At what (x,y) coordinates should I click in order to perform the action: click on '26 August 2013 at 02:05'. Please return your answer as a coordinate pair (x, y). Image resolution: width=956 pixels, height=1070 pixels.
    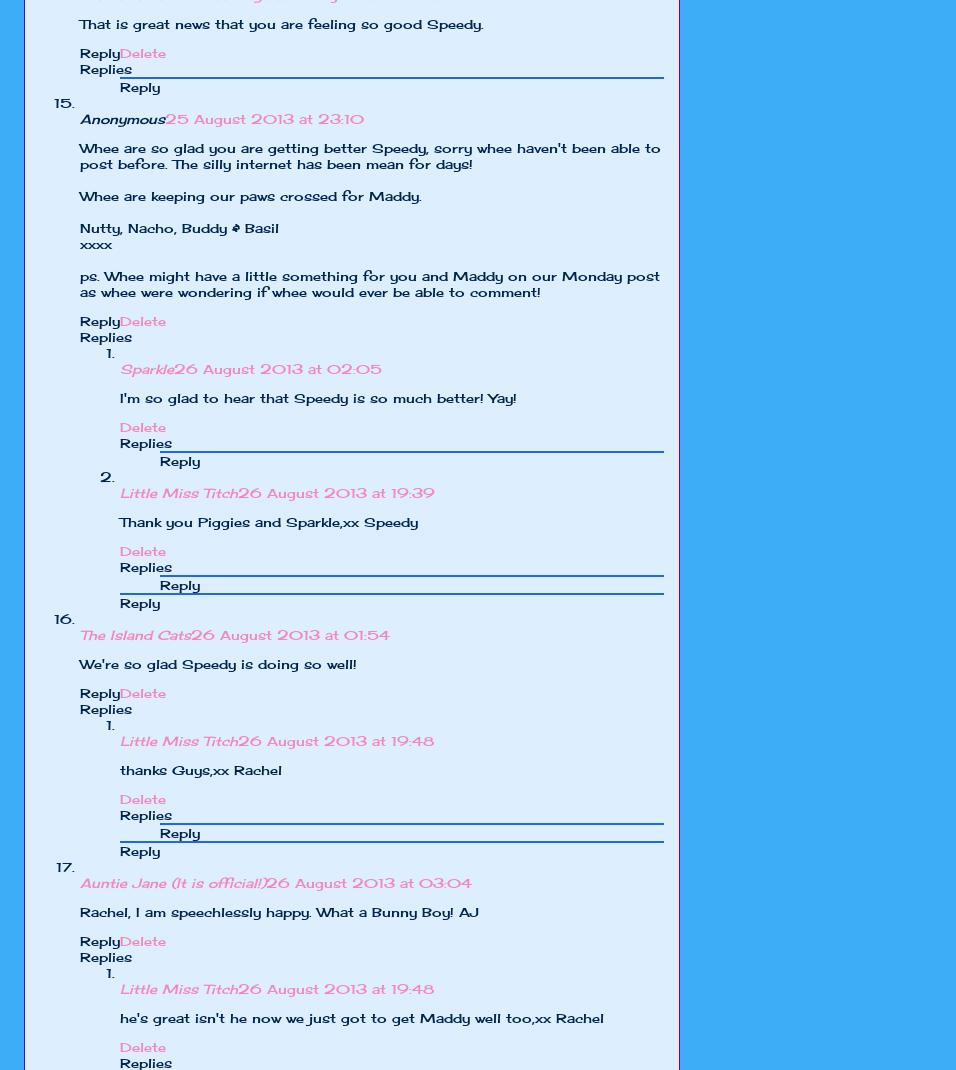
    Looking at the image, I should click on (277, 368).